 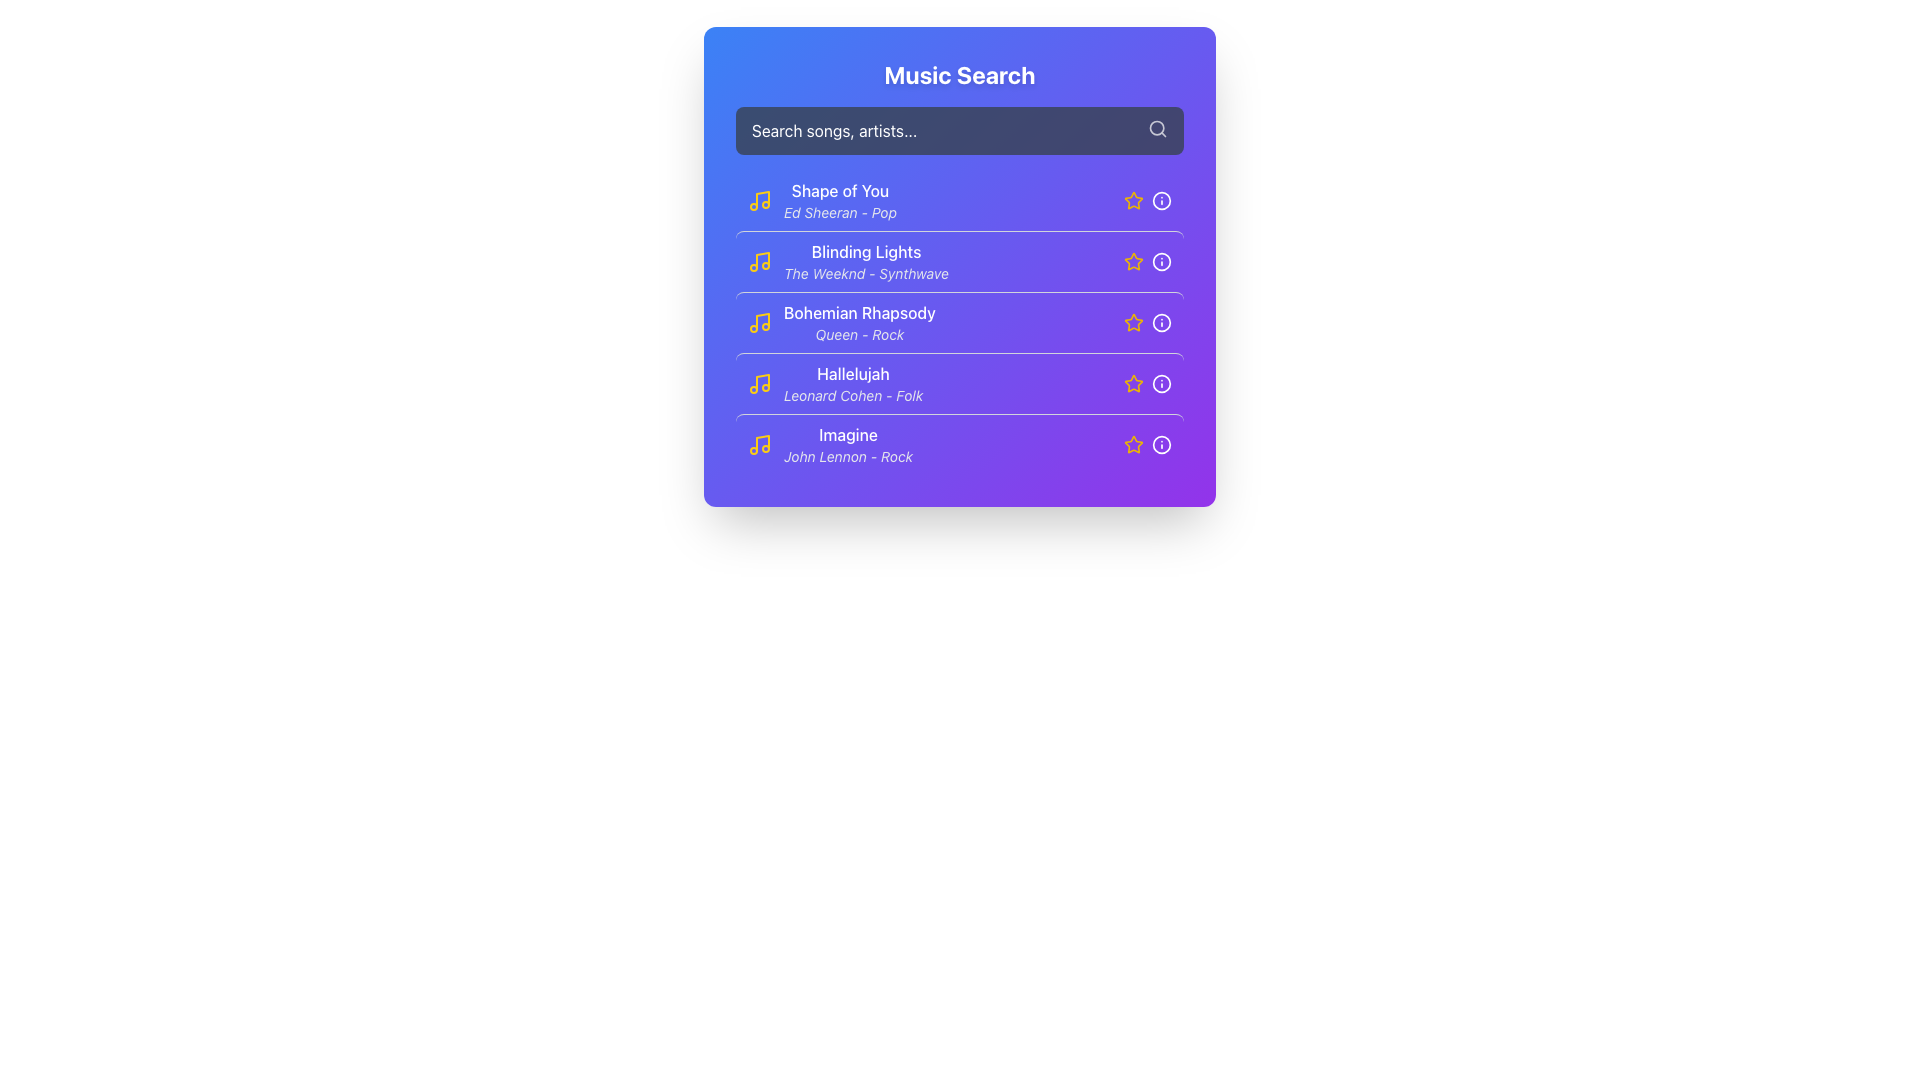 I want to click on the text label element displaying 'Queen - Rock', styled in a small italicized font, located below the song title 'Bohemian Rhapsody' in the third song entry of the list, so click(x=859, y=334).